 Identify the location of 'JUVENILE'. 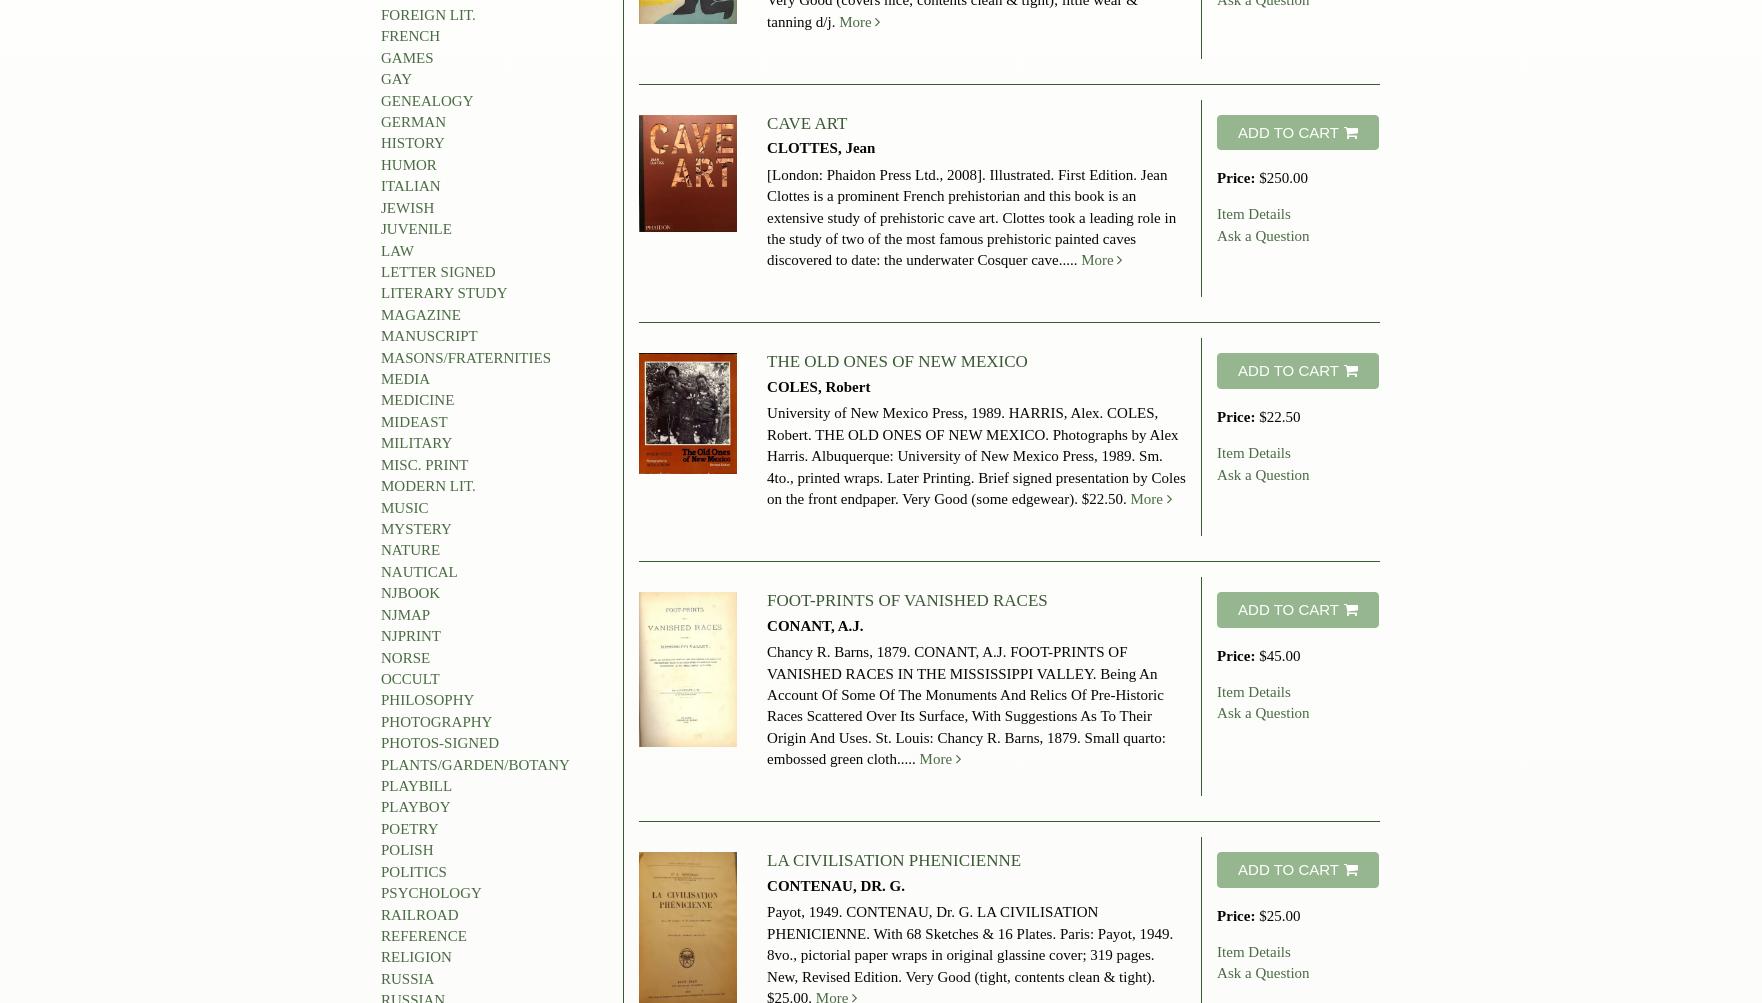
(416, 228).